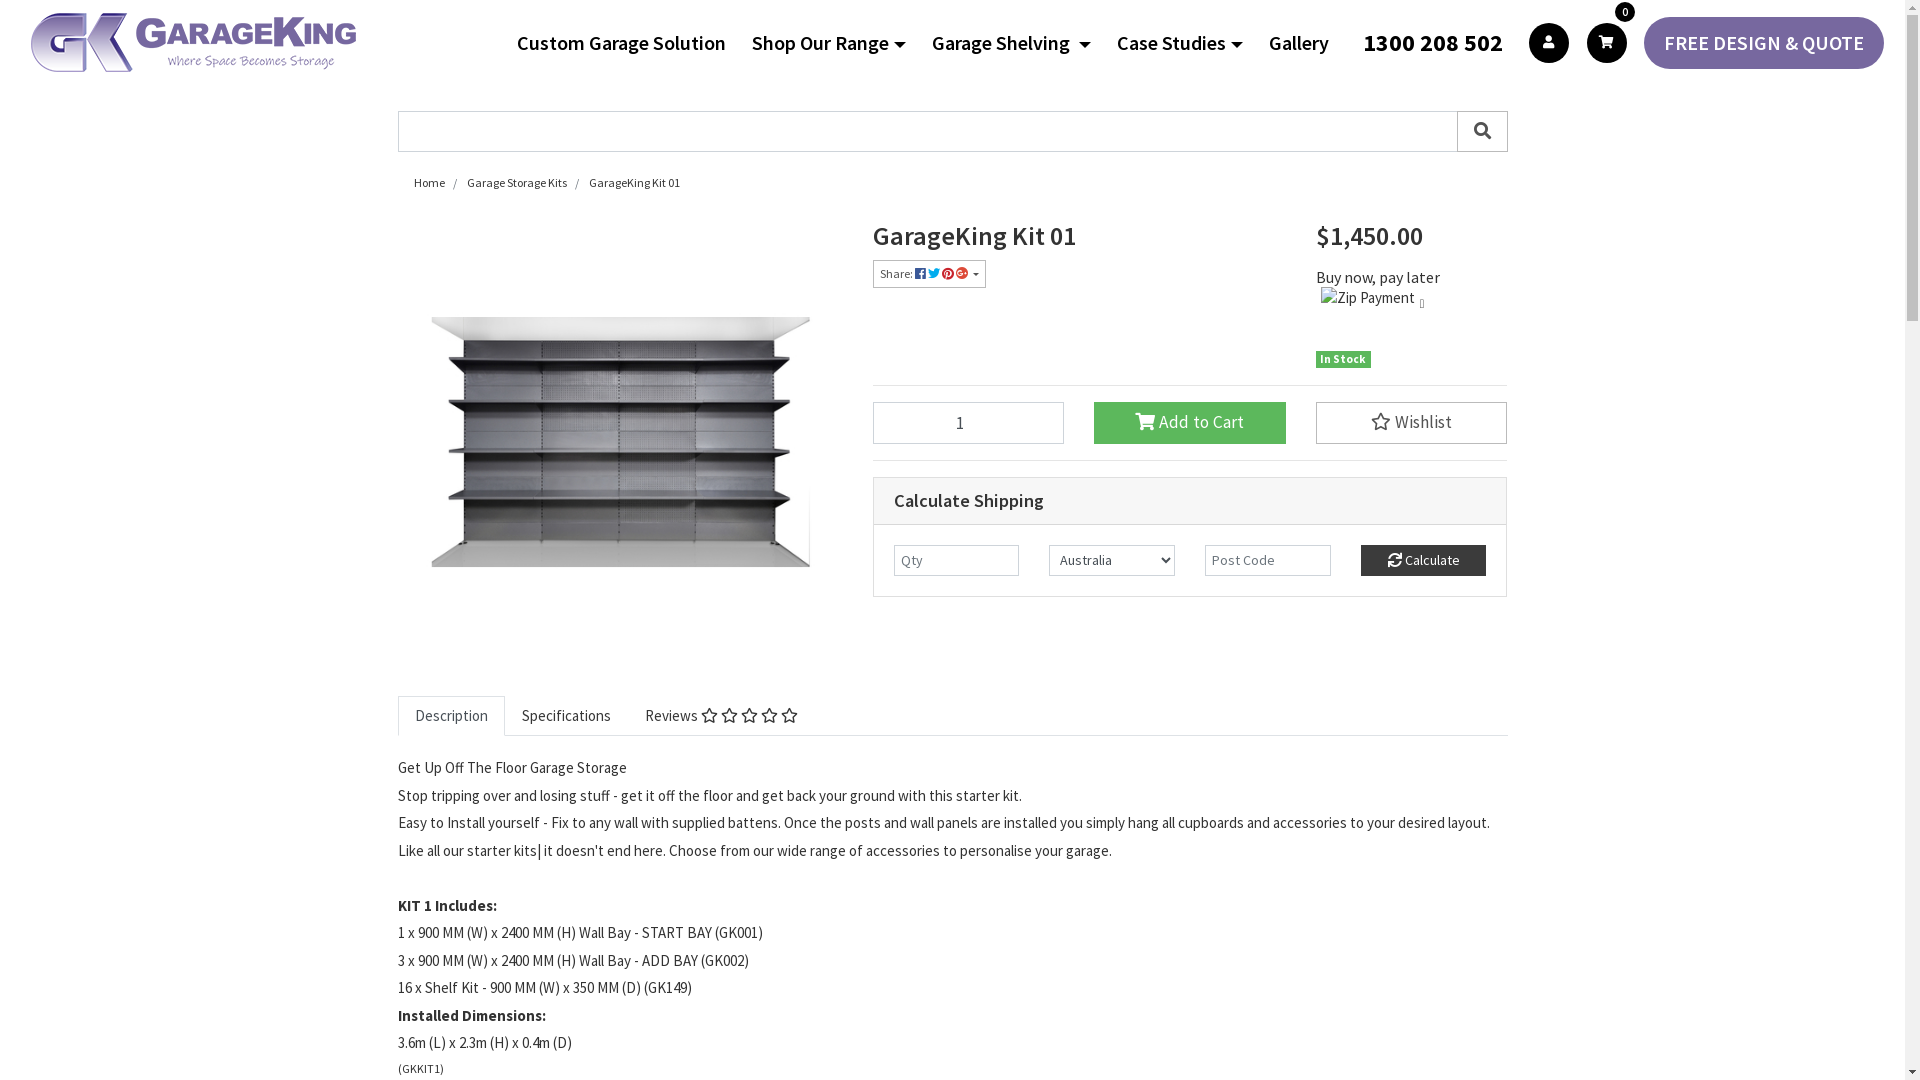  I want to click on 'Add to Cart', so click(1190, 421).